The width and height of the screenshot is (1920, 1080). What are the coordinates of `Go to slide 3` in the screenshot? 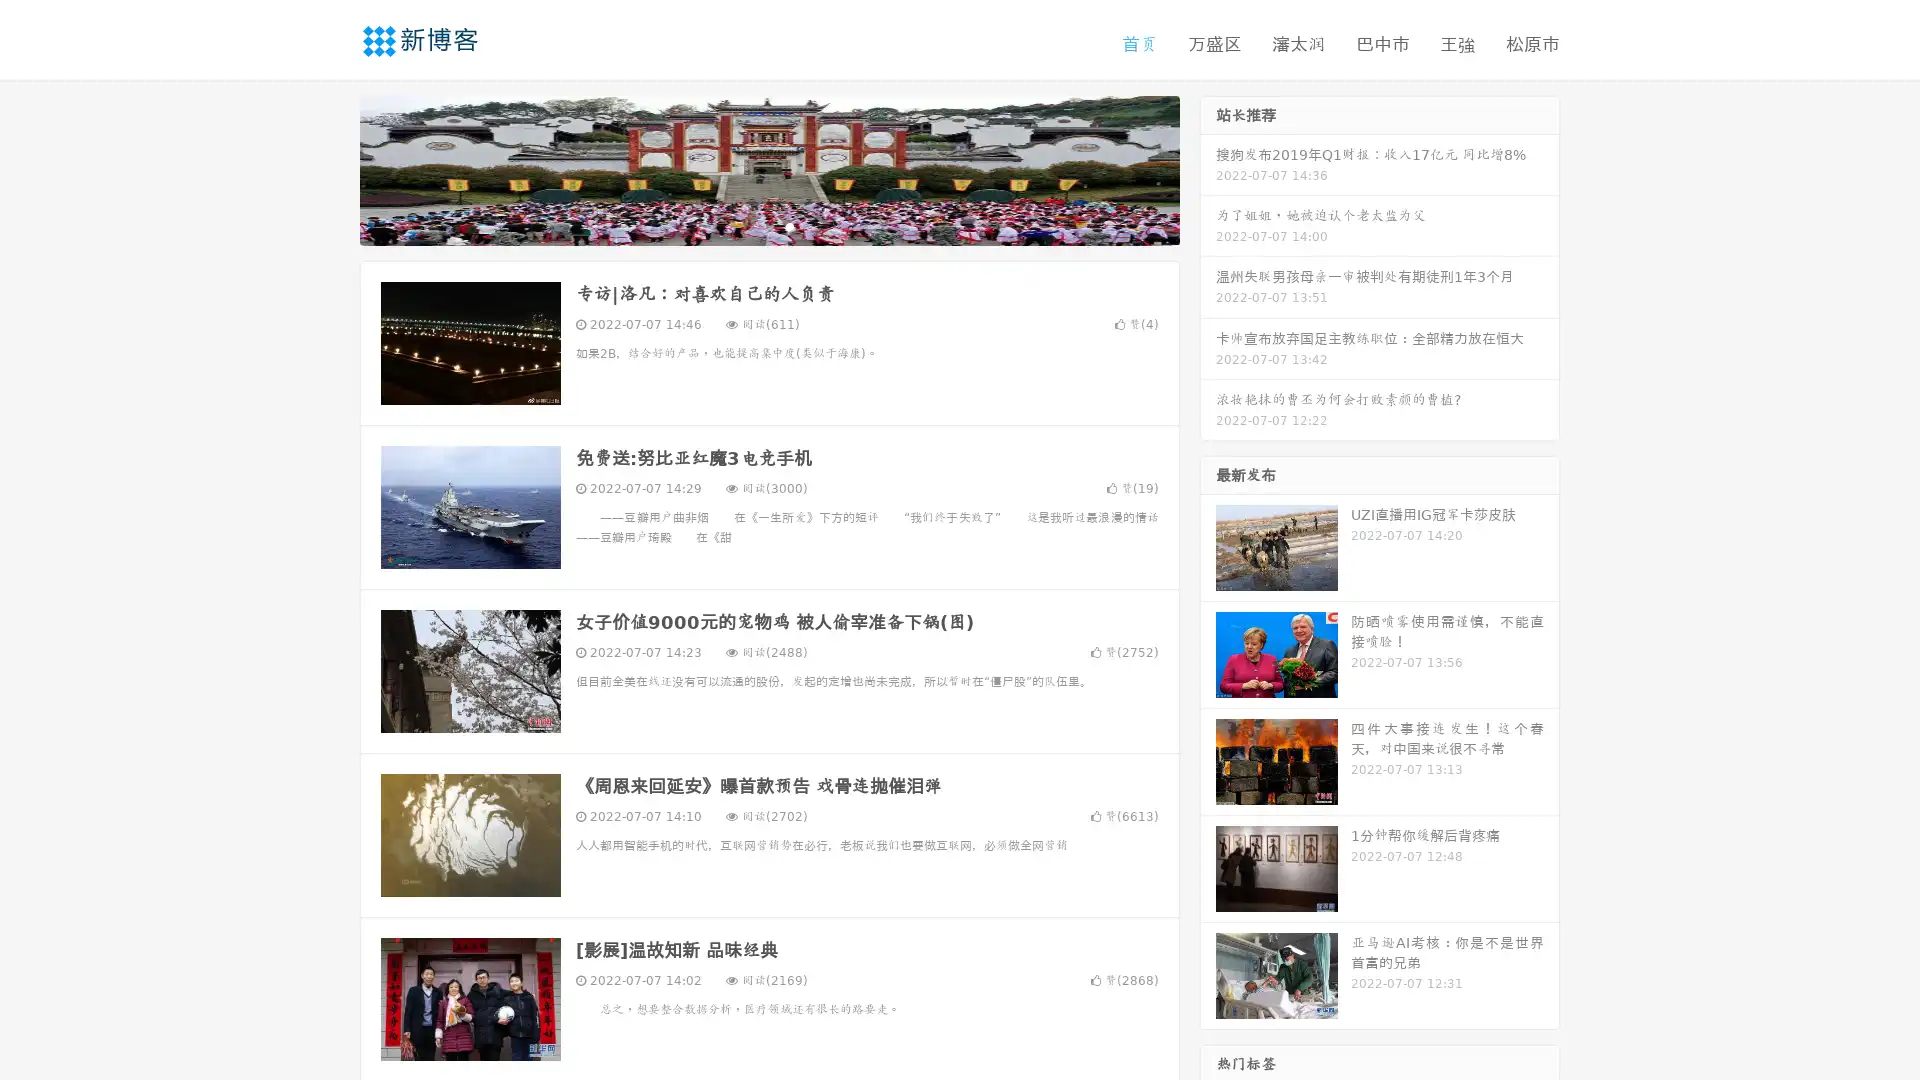 It's located at (789, 225).